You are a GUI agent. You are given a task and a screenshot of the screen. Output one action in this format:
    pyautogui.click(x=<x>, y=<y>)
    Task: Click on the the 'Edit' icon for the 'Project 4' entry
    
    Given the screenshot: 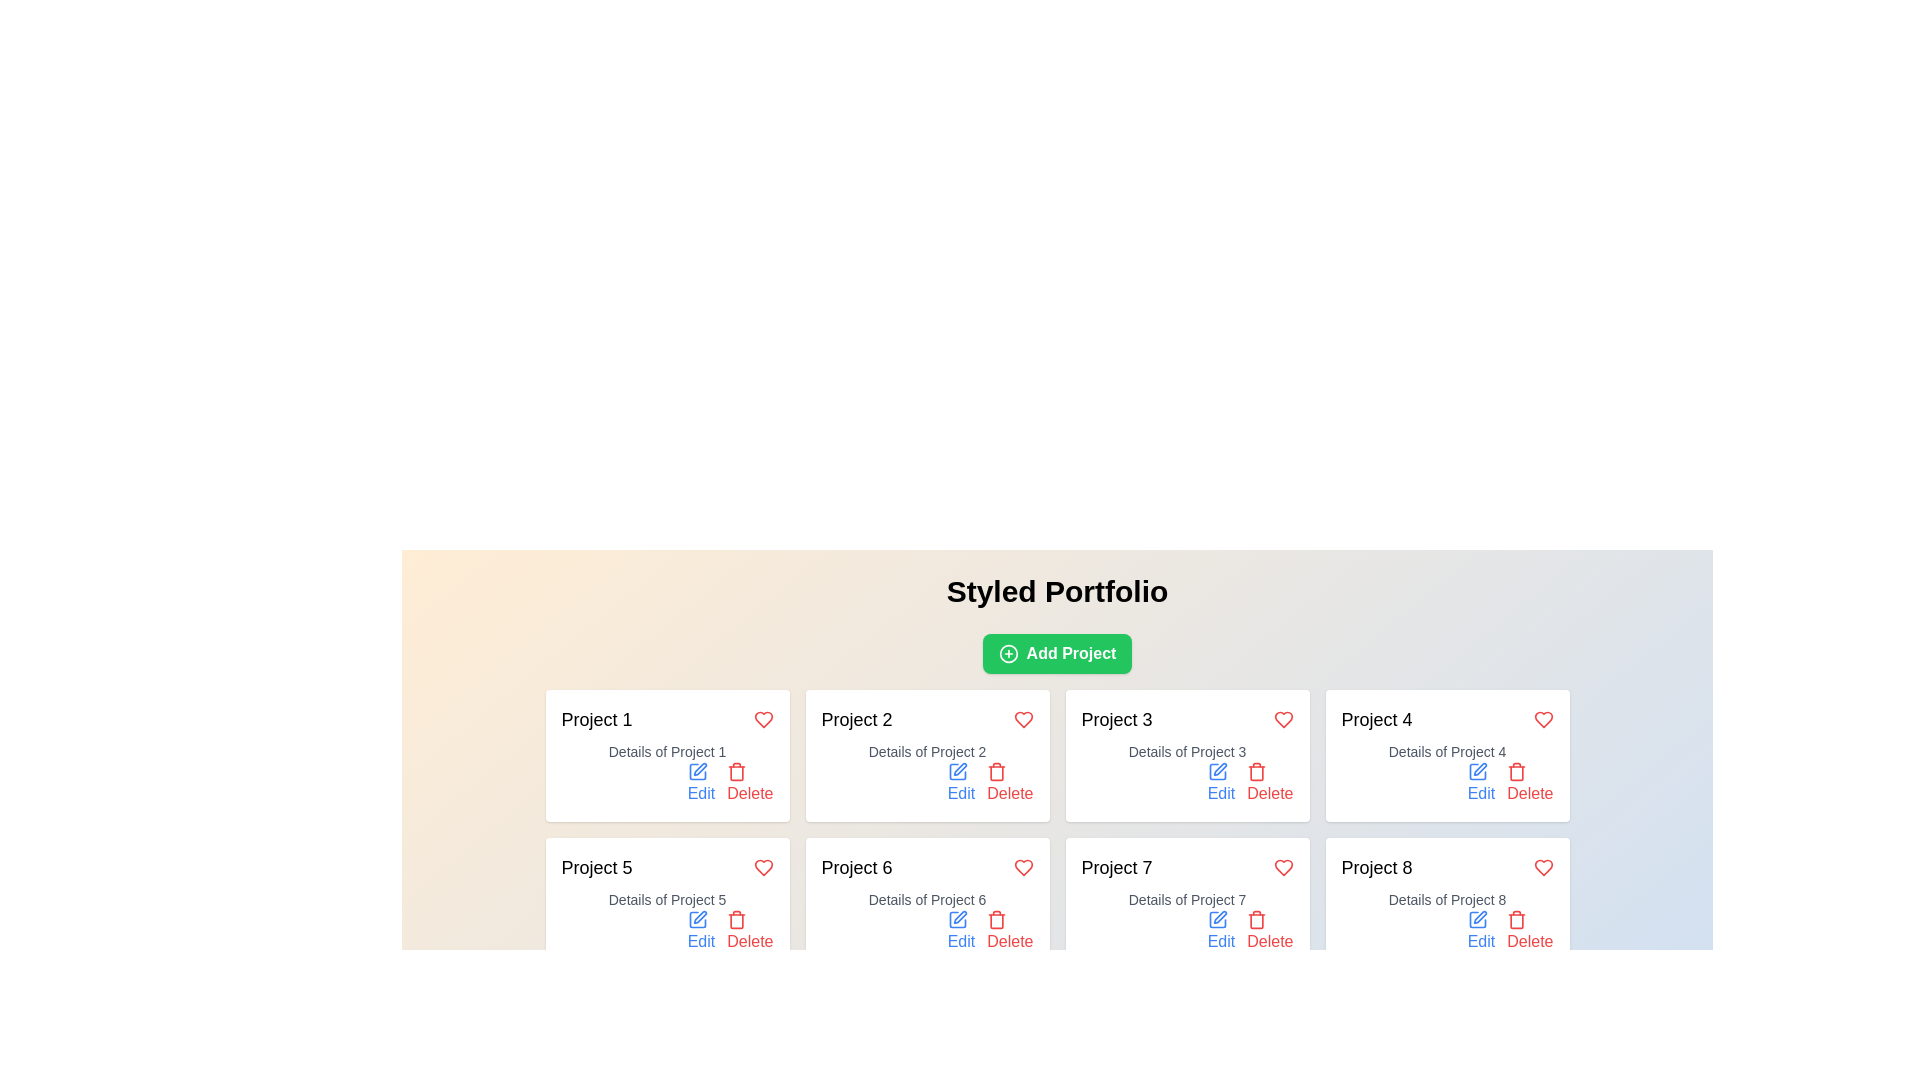 What is the action you would take?
    pyautogui.click(x=1477, y=770)
    